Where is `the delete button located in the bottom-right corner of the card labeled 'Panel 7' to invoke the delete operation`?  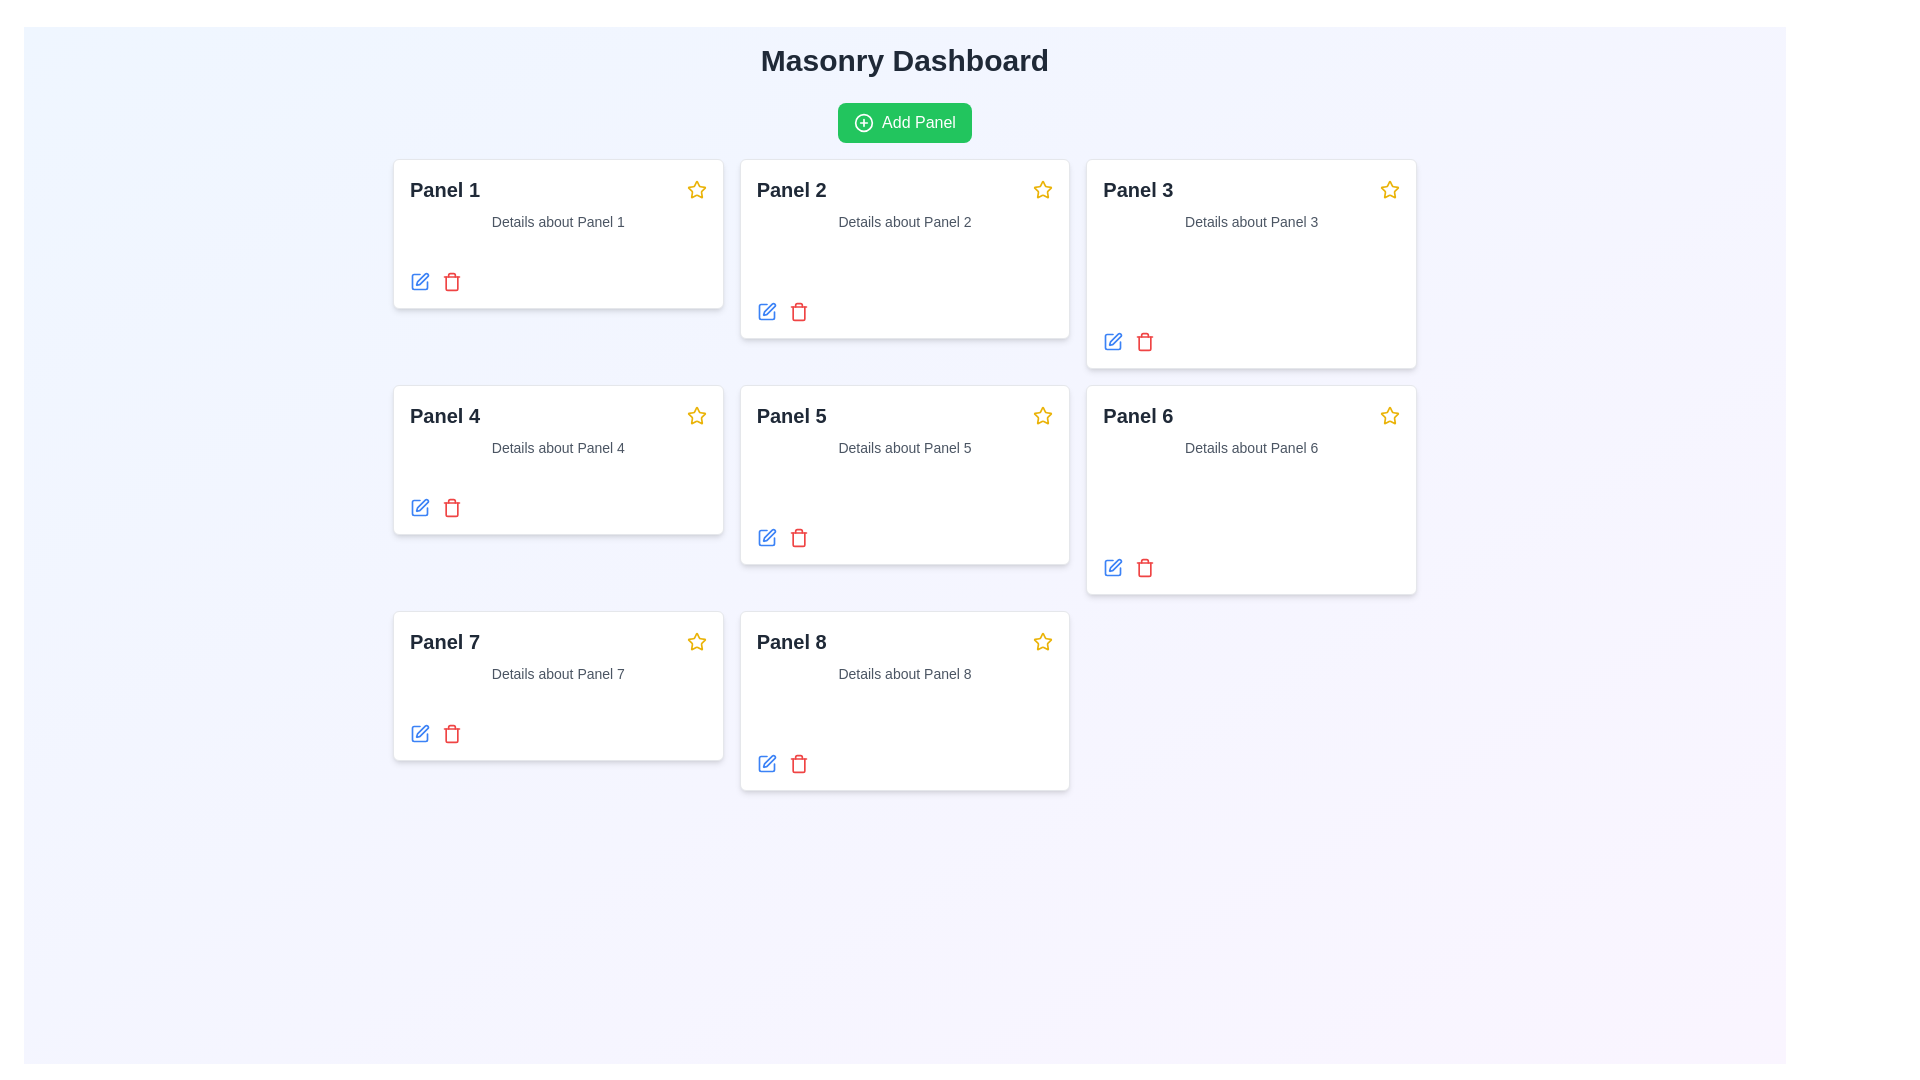
the delete button located in the bottom-right corner of the card labeled 'Panel 7' to invoke the delete operation is located at coordinates (450, 733).